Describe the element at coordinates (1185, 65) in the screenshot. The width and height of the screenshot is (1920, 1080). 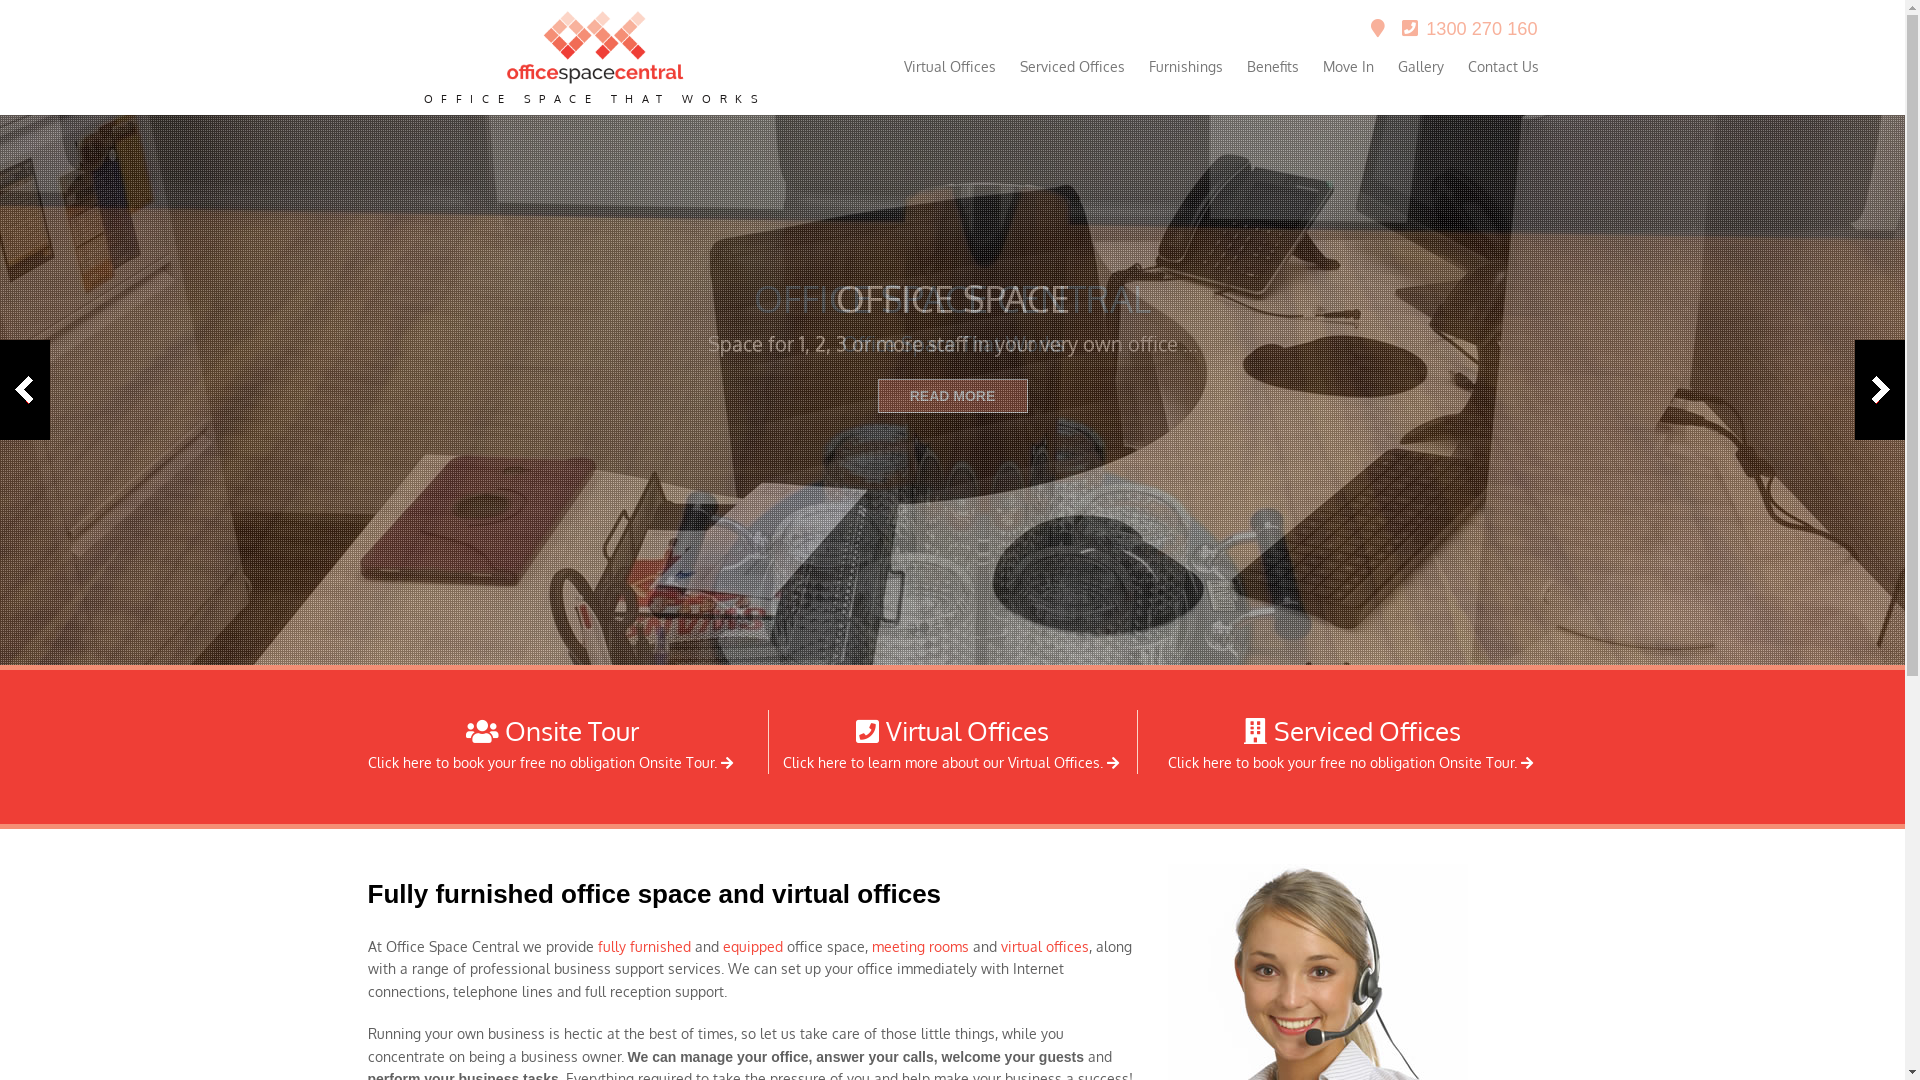
I see `'Furnishings'` at that location.